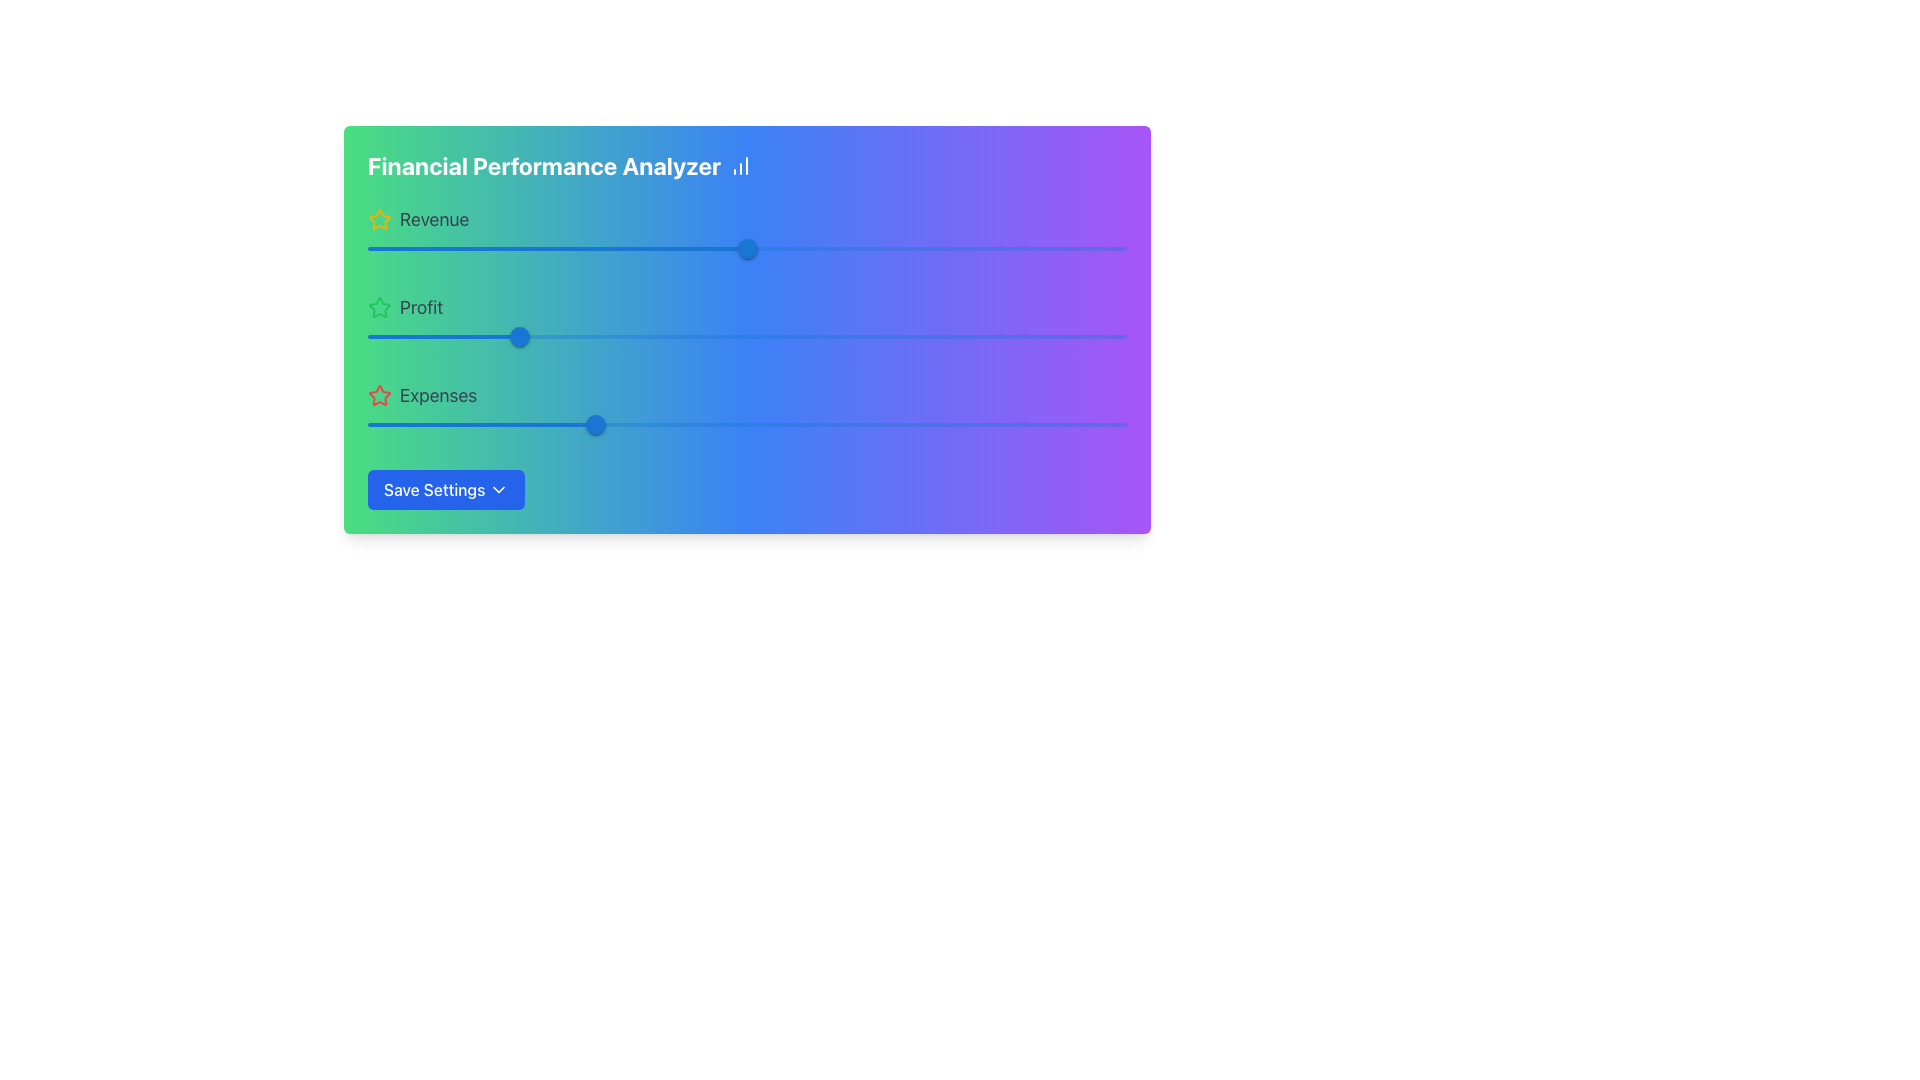  What do you see at coordinates (943, 248) in the screenshot?
I see `the Revenue slider` at bounding box center [943, 248].